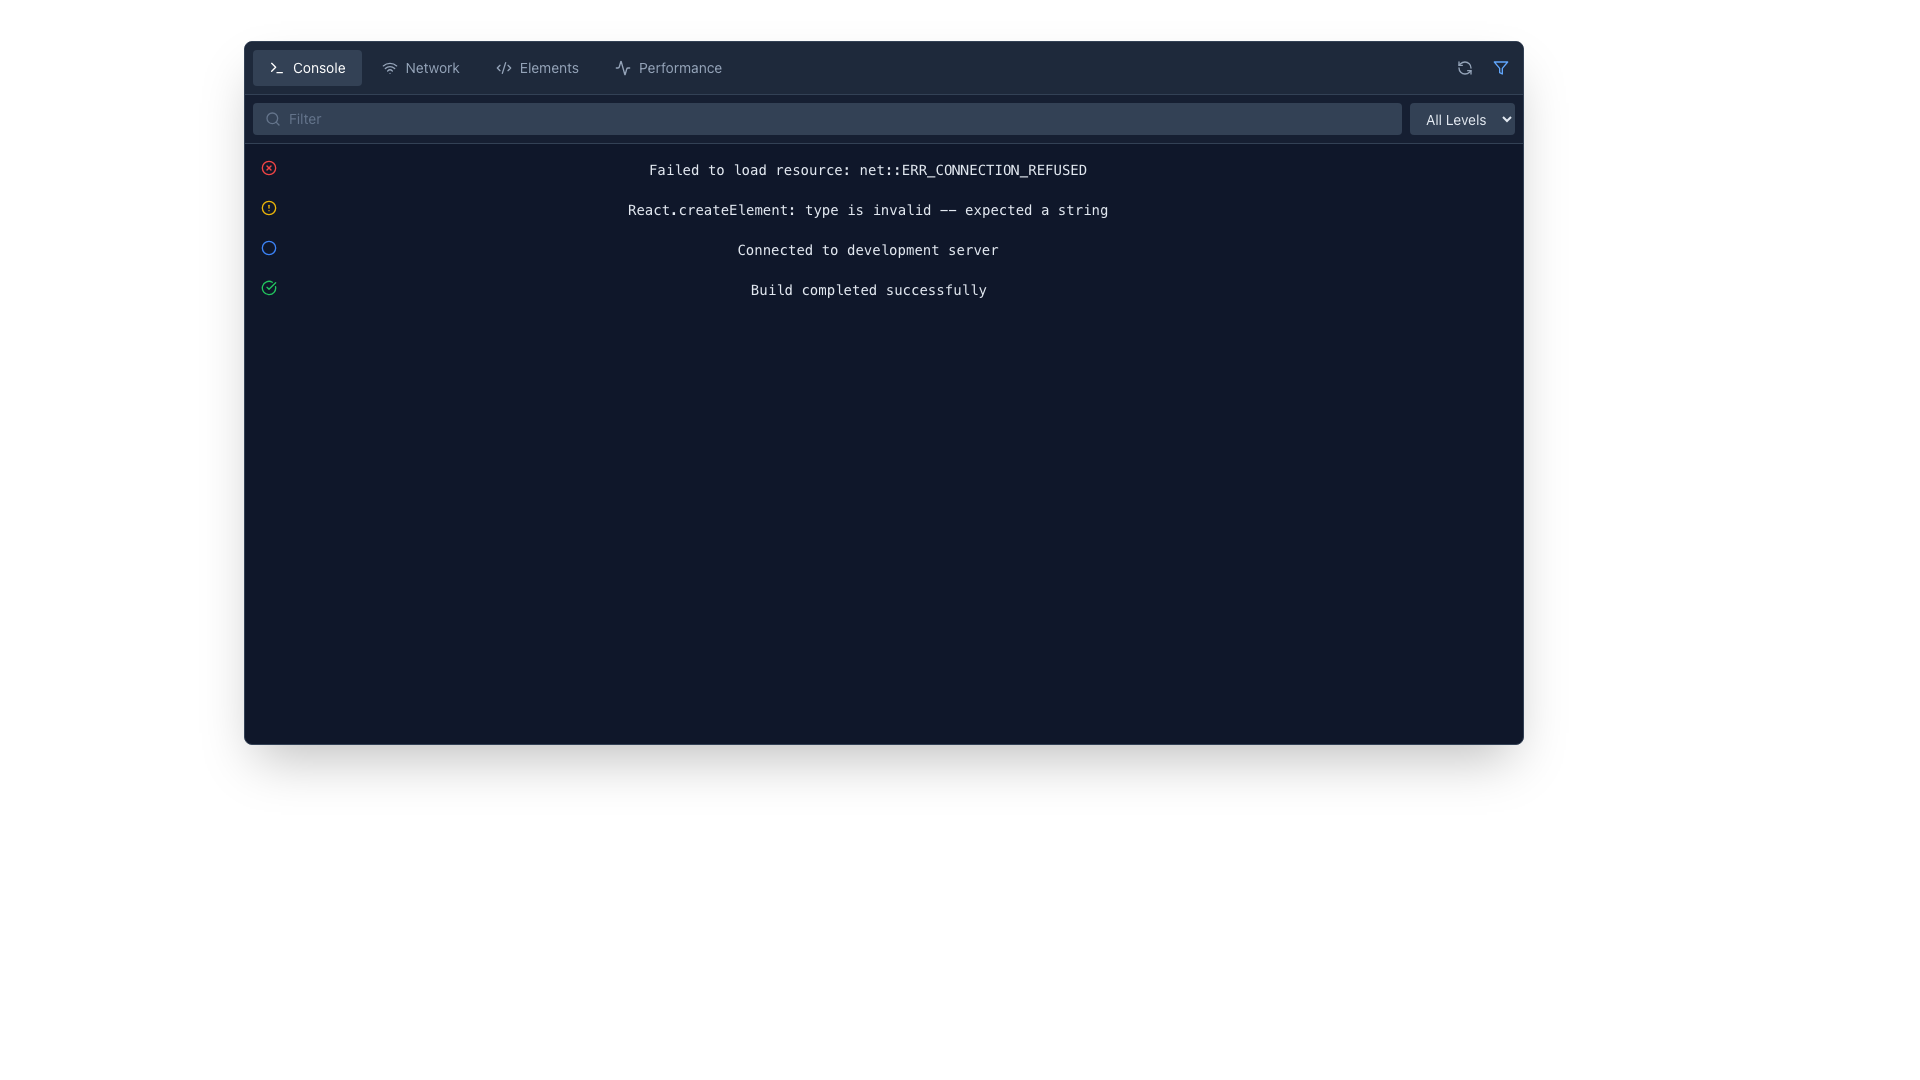 This screenshot has height=1080, width=1920. Describe the element at coordinates (882, 289) in the screenshot. I see `log message displaying 'Build completed successfully' with a timestamp '12:01:19', which is the last entry in the log list and has a green check icon on the left` at that location.